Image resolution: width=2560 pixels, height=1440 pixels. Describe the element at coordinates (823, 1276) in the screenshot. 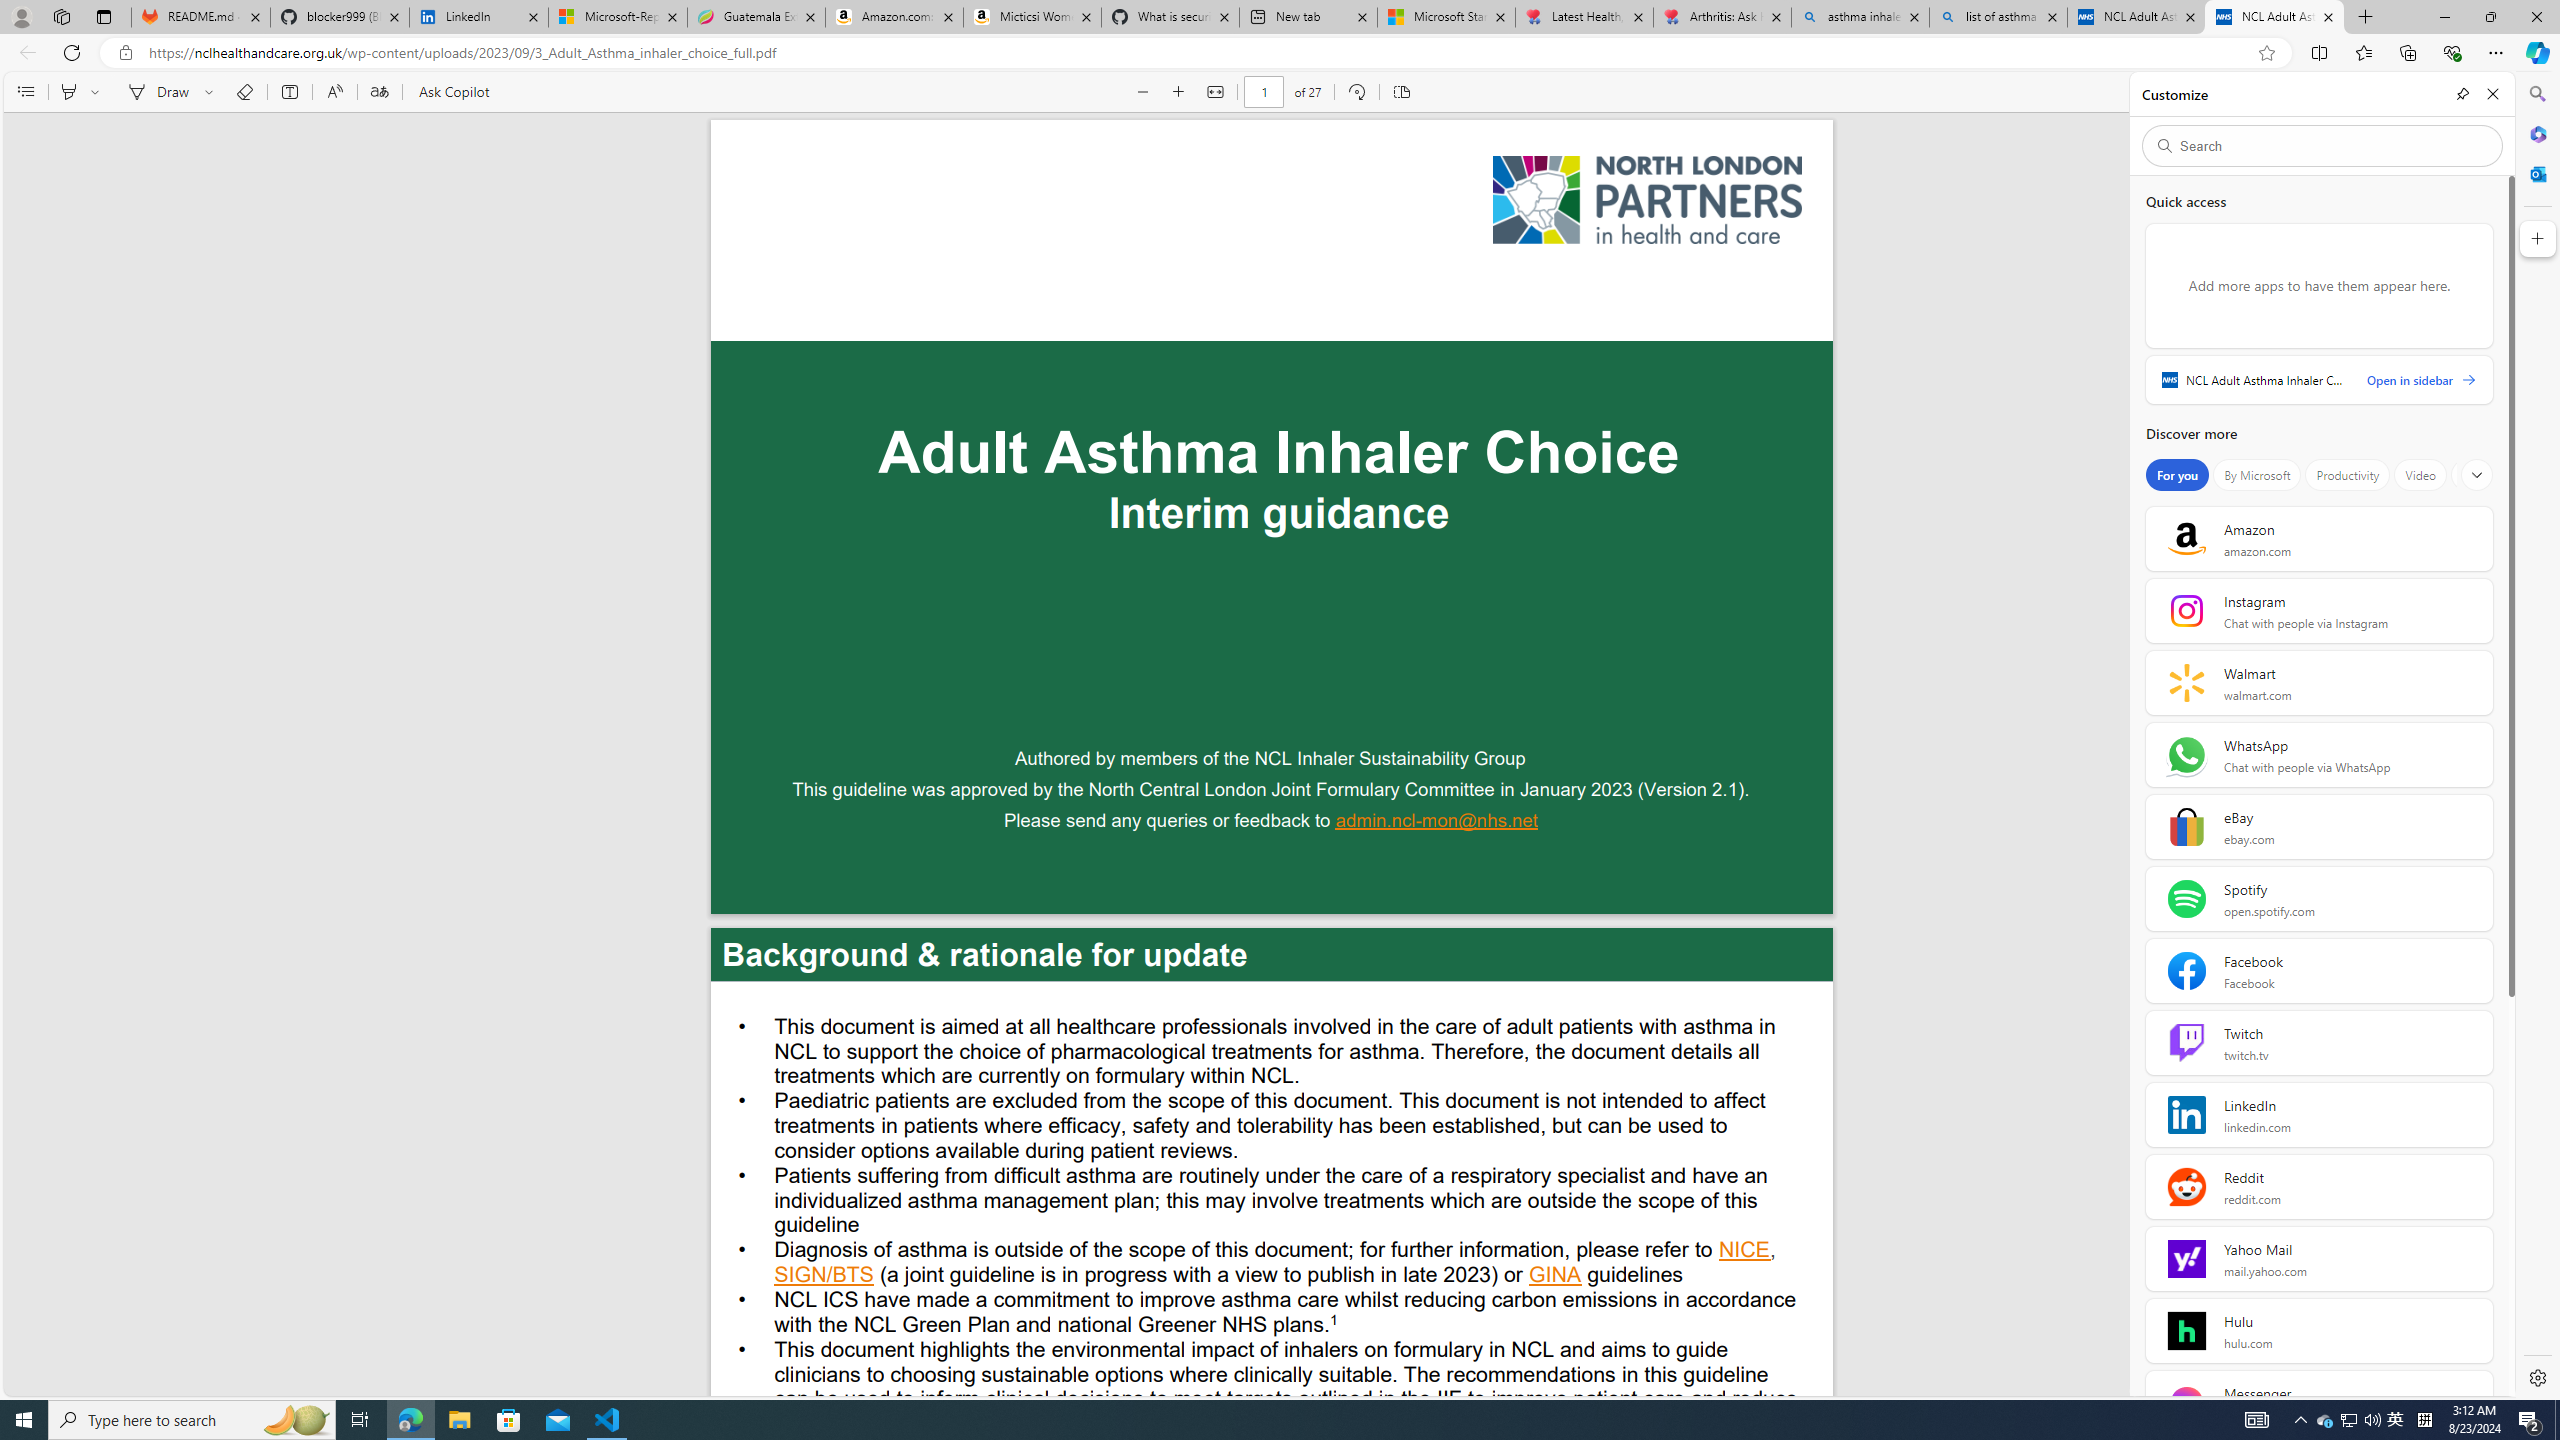

I see `'SIGN/BTS'` at that location.